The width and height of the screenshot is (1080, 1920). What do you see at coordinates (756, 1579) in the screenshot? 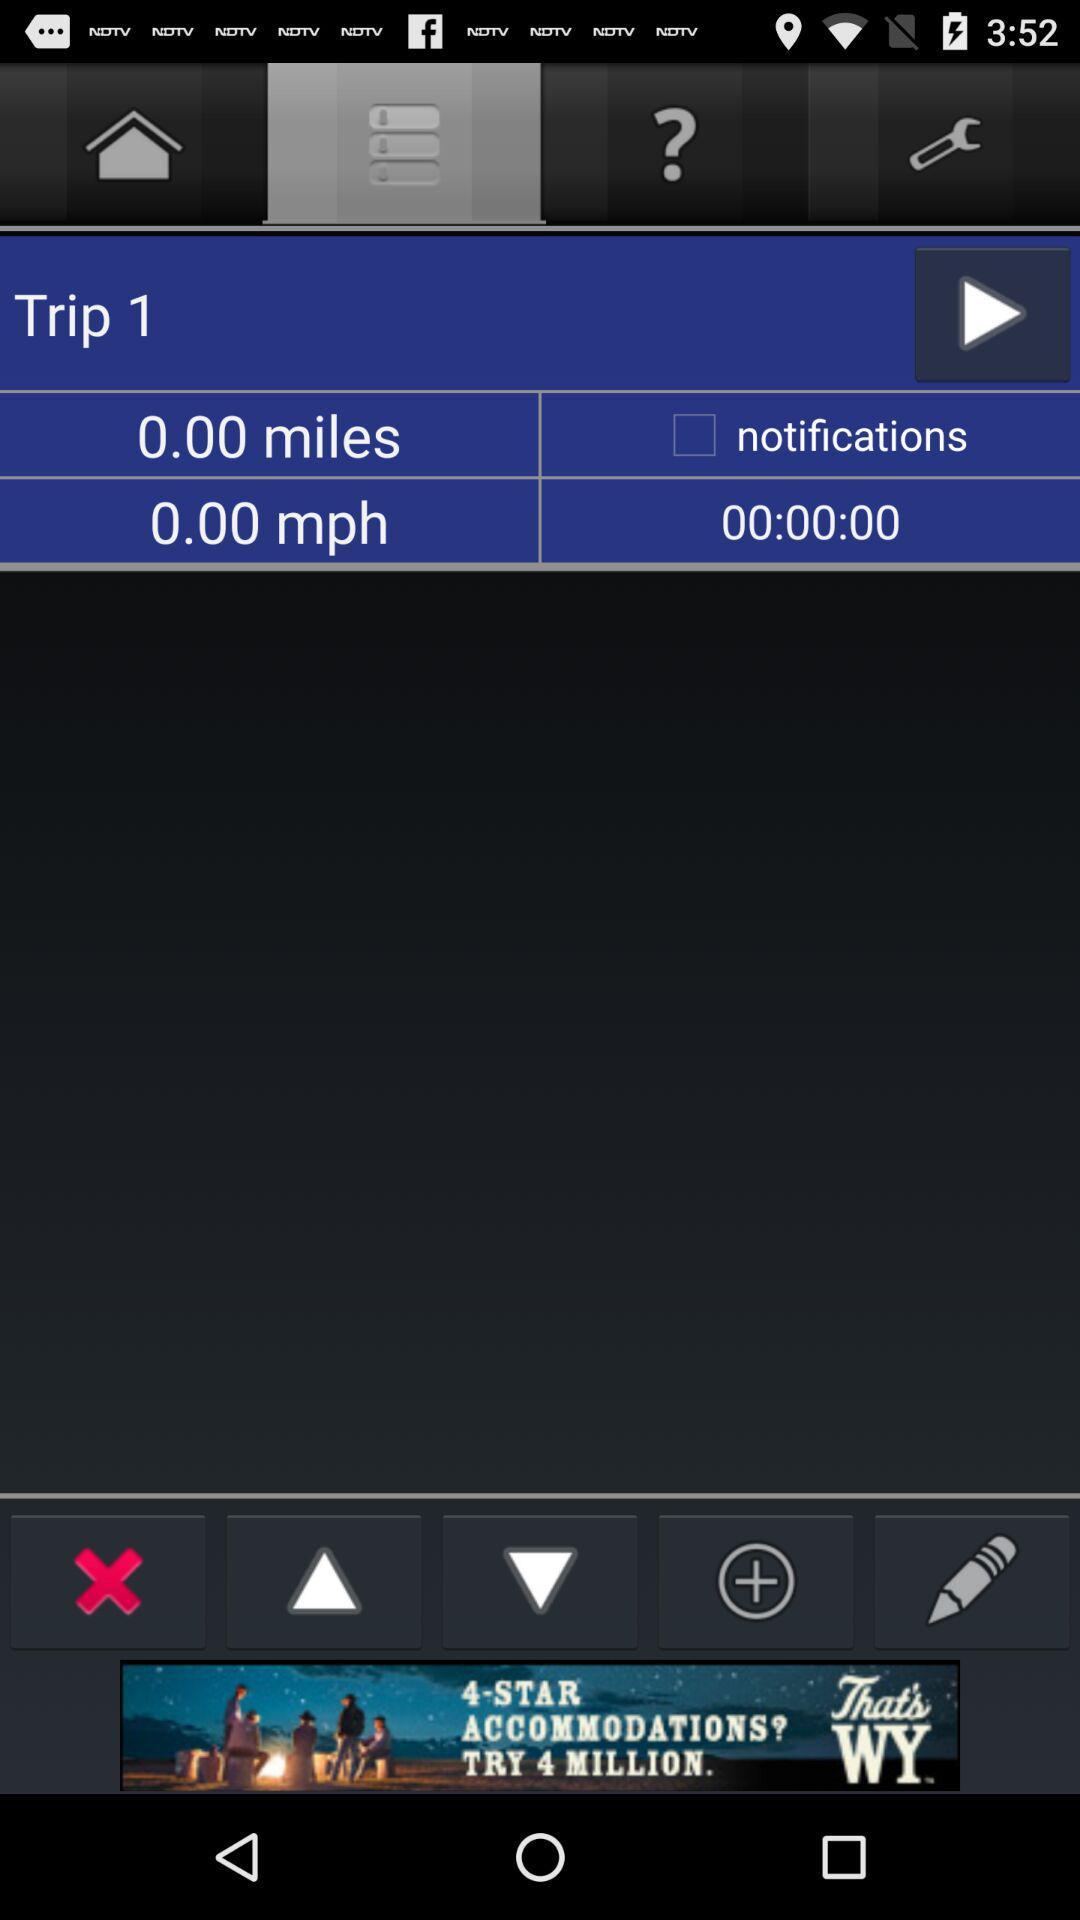
I see `page` at bounding box center [756, 1579].